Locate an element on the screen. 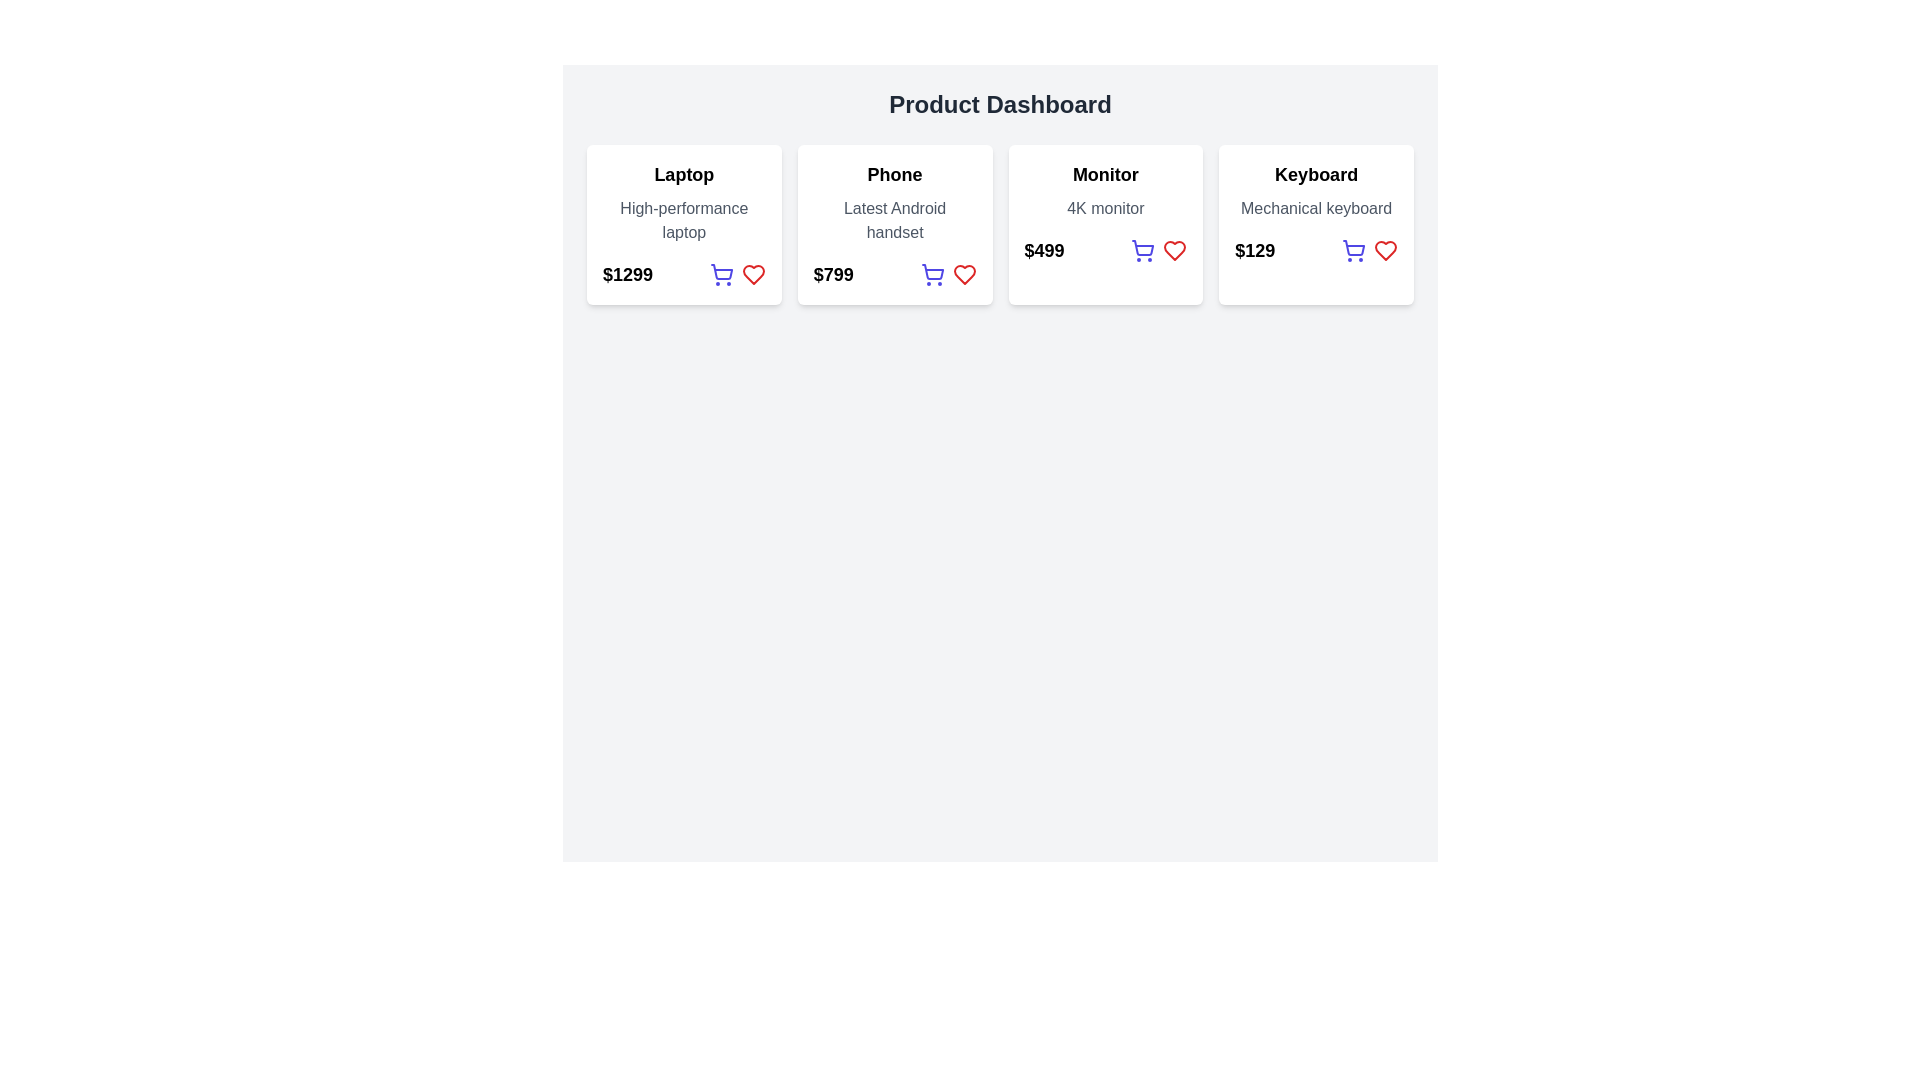 The image size is (1920, 1080). the static text element reading 'Mechanical keyboard', which is styled in a subdued gray font and positioned below the bold 'Keyboard' heading in the fourth product card is located at coordinates (1316, 208).